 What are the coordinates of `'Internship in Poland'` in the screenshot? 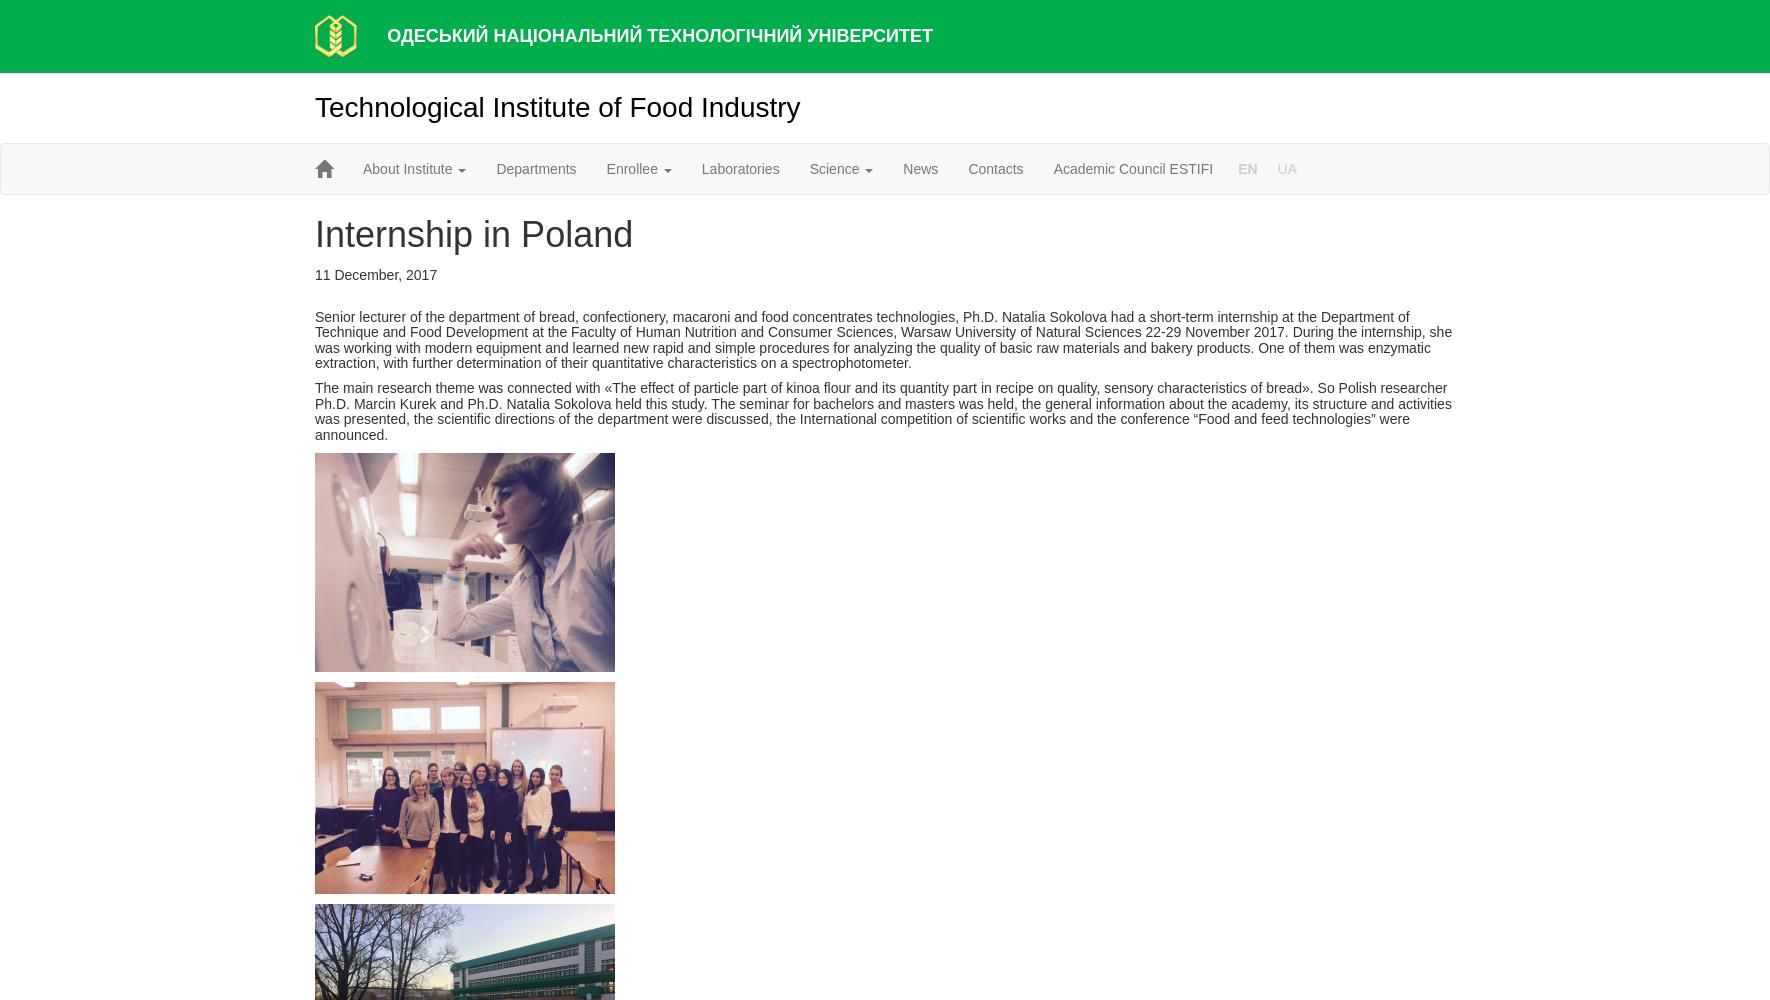 It's located at (474, 233).